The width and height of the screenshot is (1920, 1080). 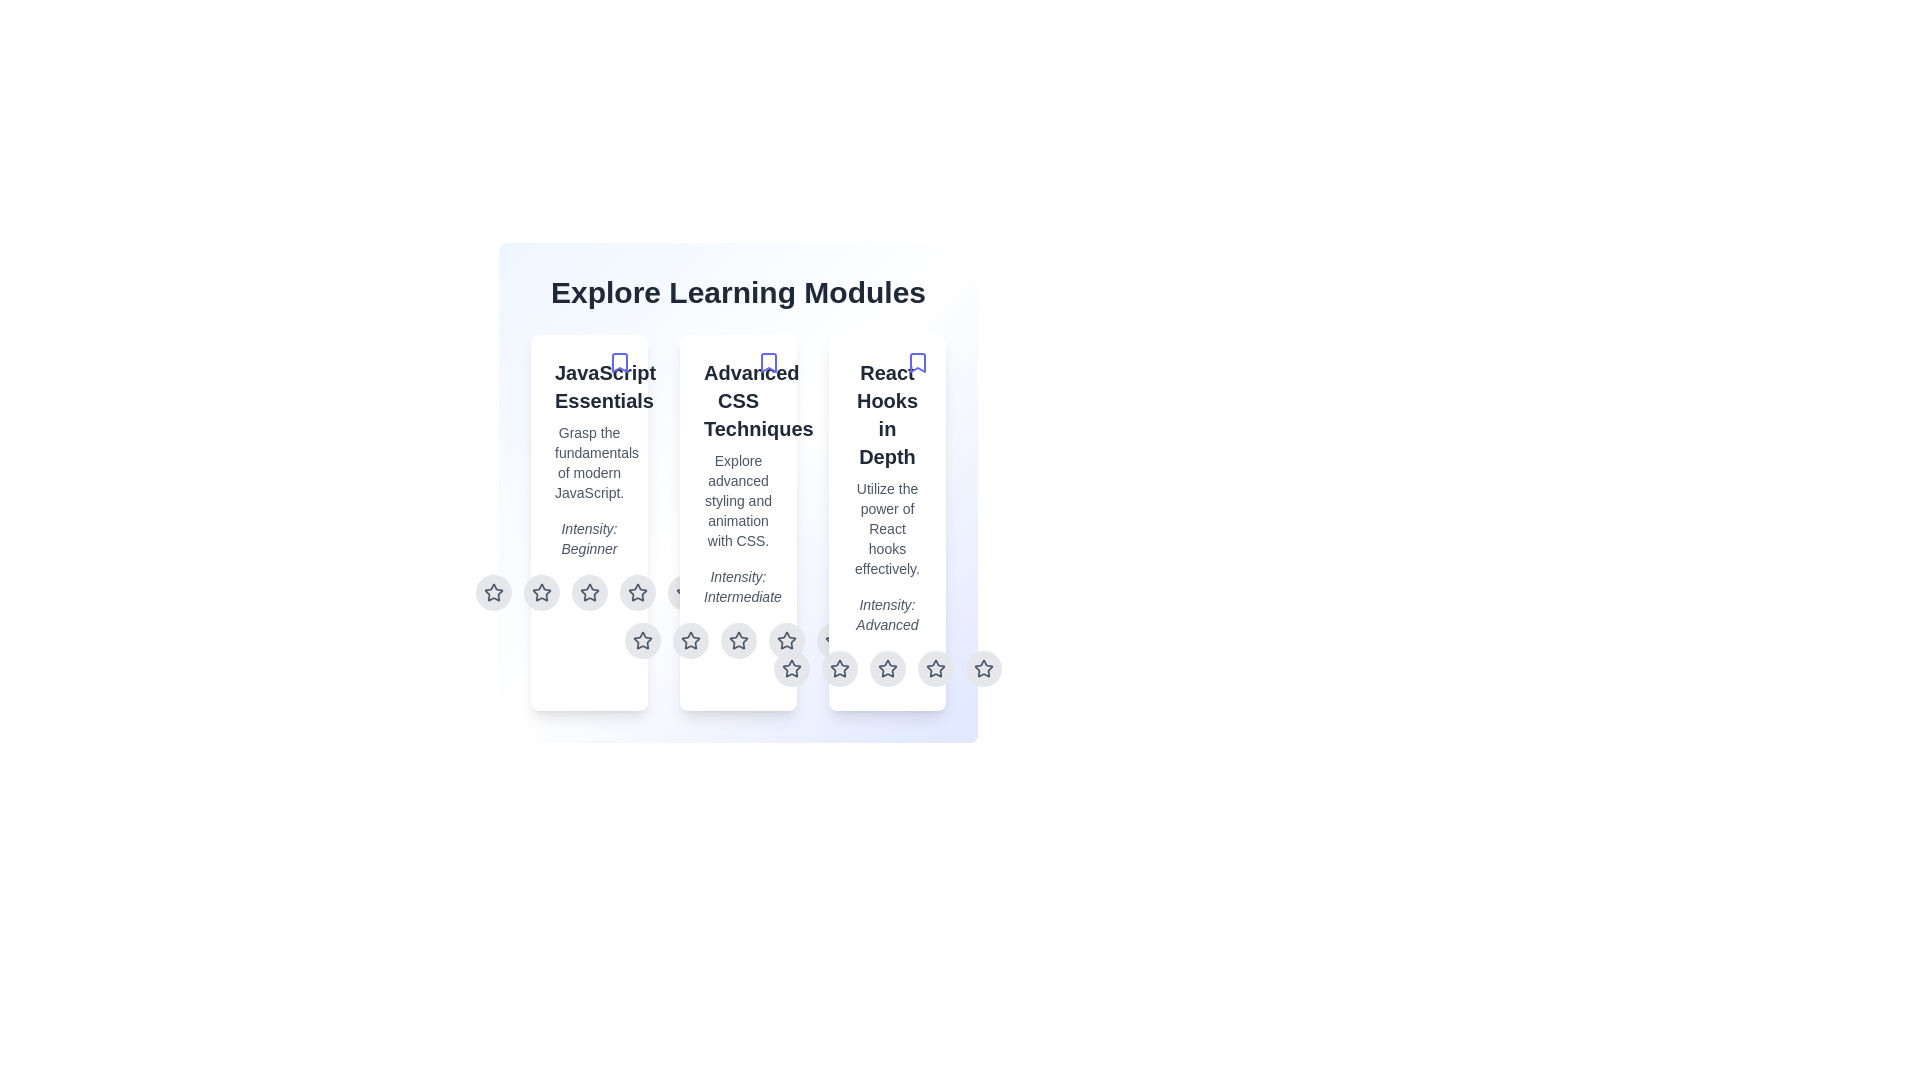 What do you see at coordinates (916, 362) in the screenshot?
I see `the bookmark icon for the module titled 'React Hooks in Depth'` at bounding box center [916, 362].